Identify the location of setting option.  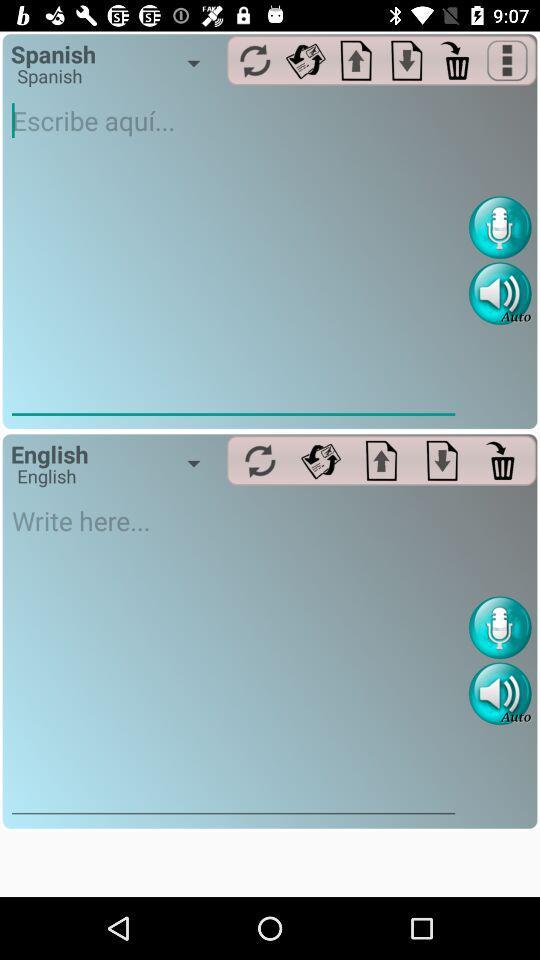
(320, 460).